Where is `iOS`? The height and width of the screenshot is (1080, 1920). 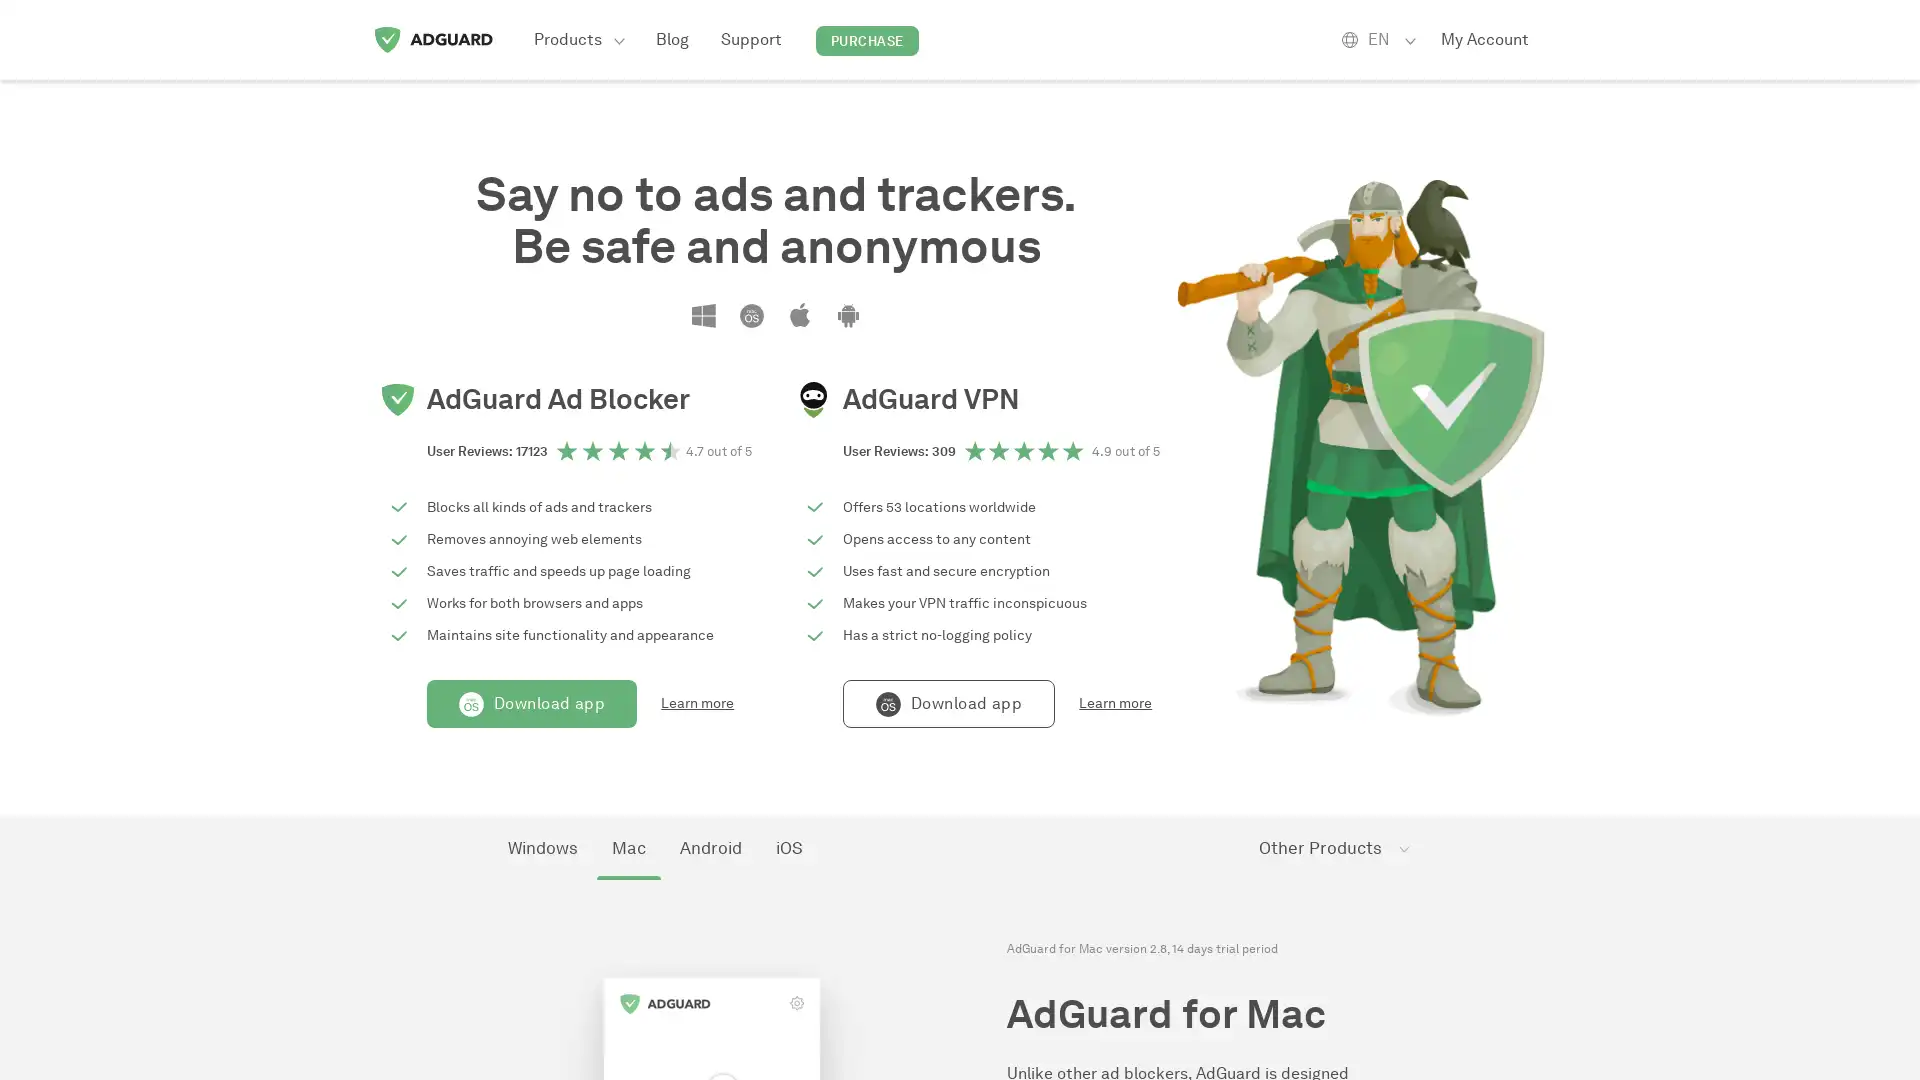 iOS is located at coordinates (788, 848).